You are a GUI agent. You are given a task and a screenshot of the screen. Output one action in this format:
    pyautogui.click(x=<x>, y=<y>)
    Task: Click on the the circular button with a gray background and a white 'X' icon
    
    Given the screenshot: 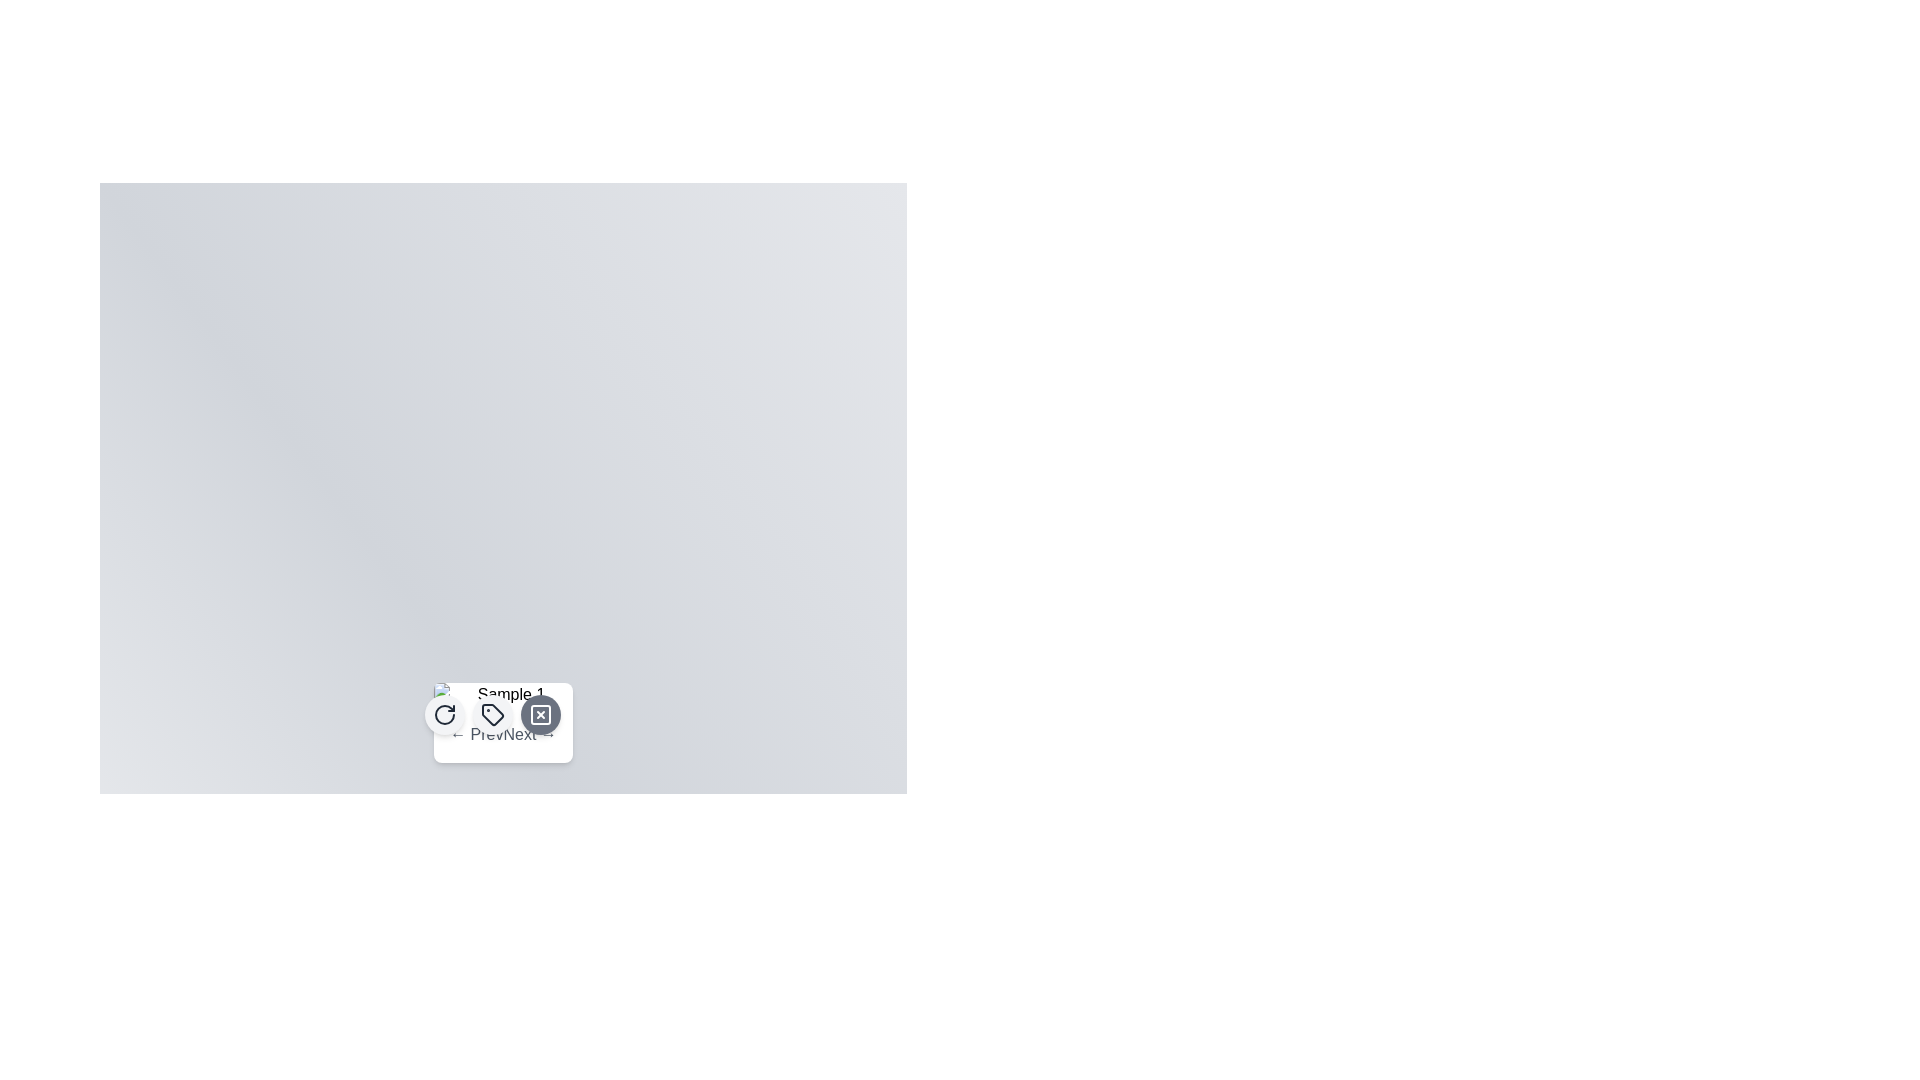 What is the action you would take?
    pyautogui.click(x=540, y=713)
    